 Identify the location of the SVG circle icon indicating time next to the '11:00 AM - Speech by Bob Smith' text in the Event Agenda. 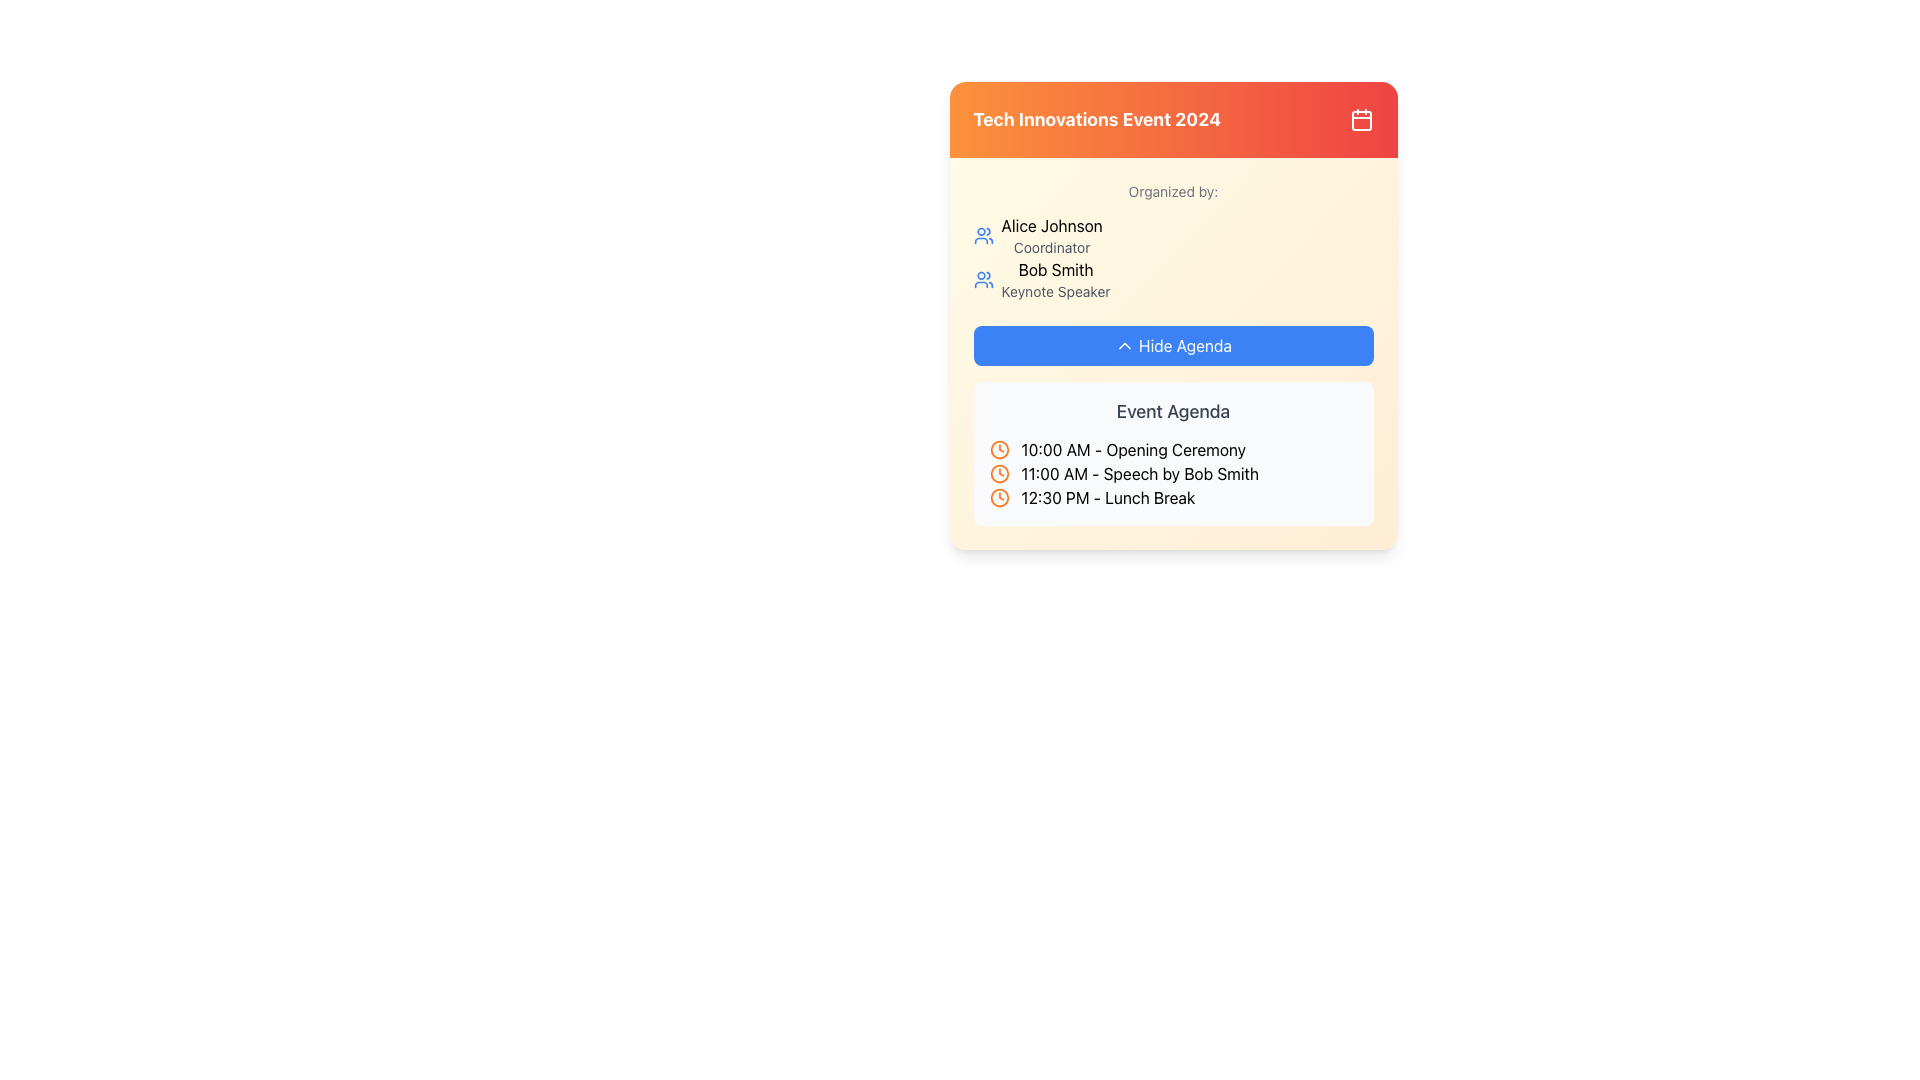
(999, 474).